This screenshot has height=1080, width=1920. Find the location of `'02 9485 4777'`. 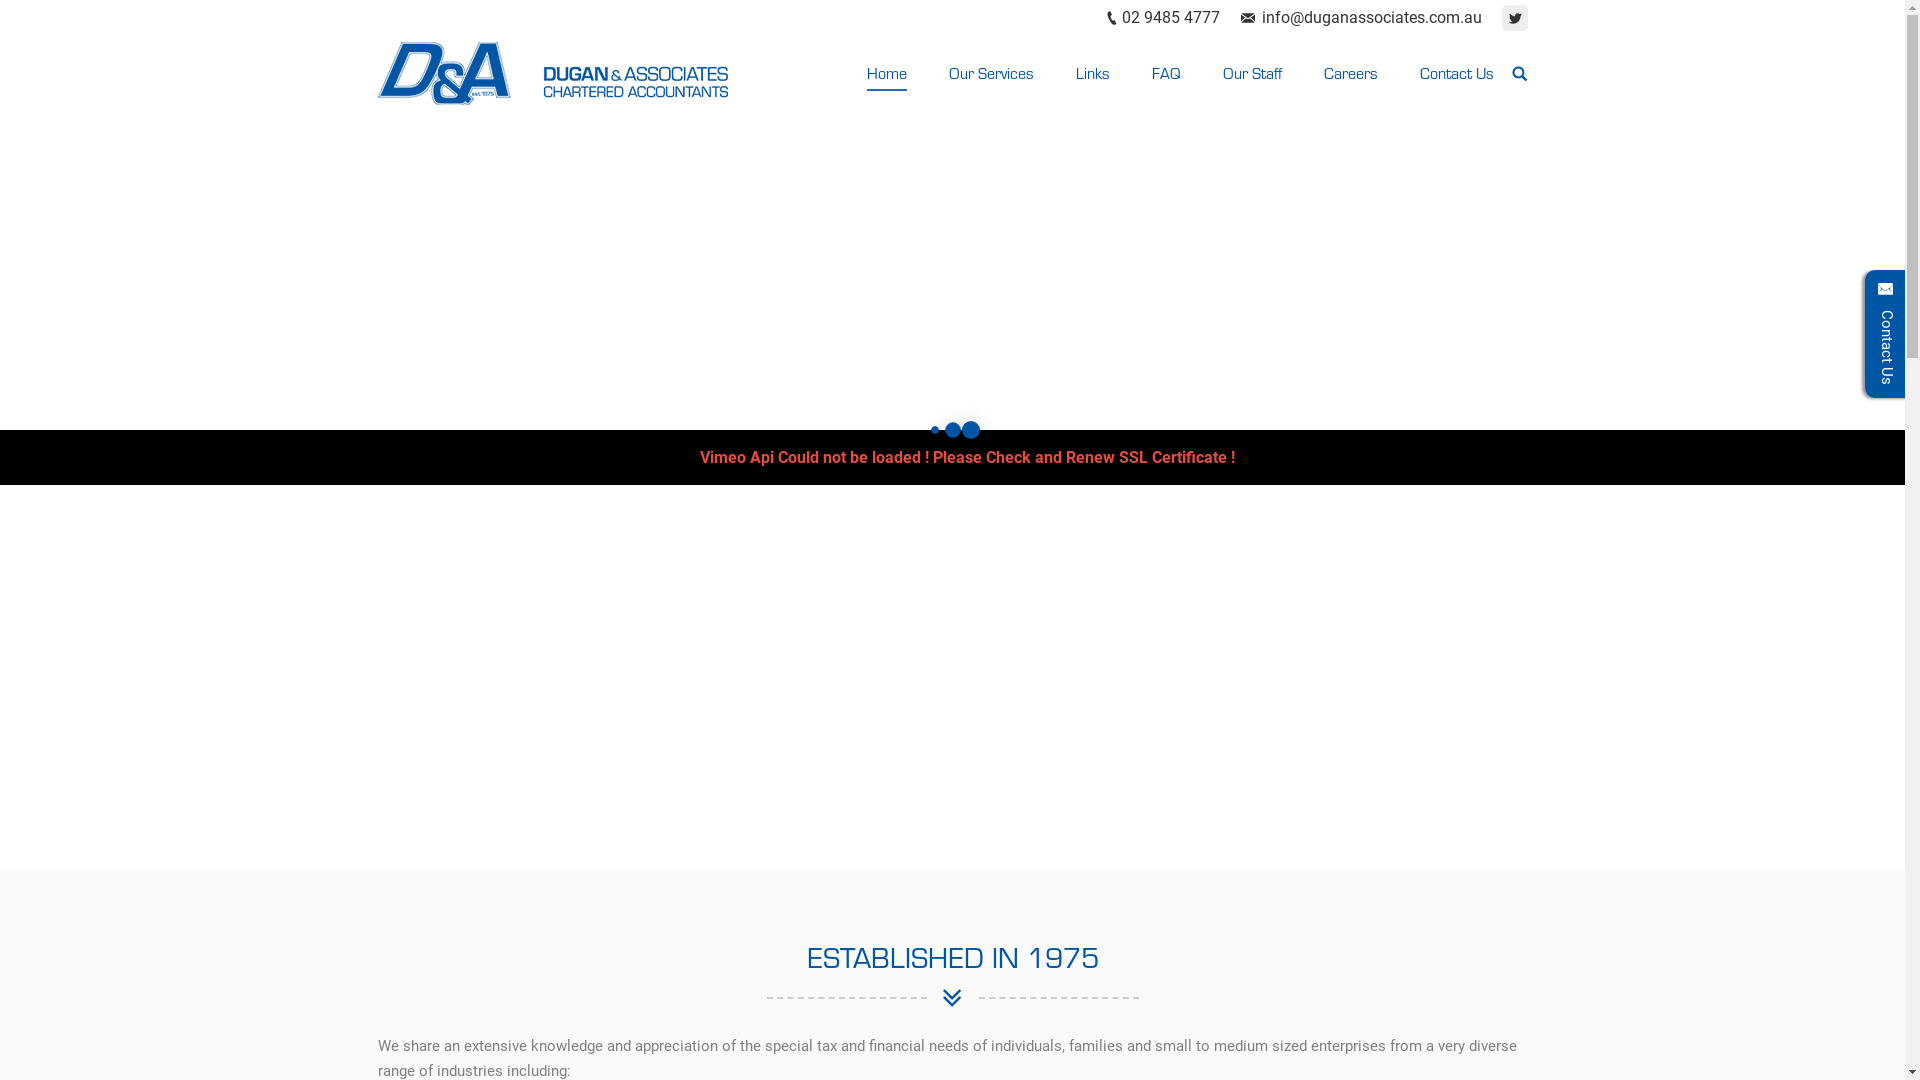

'02 9485 4777' is located at coordinates (1171, 17).